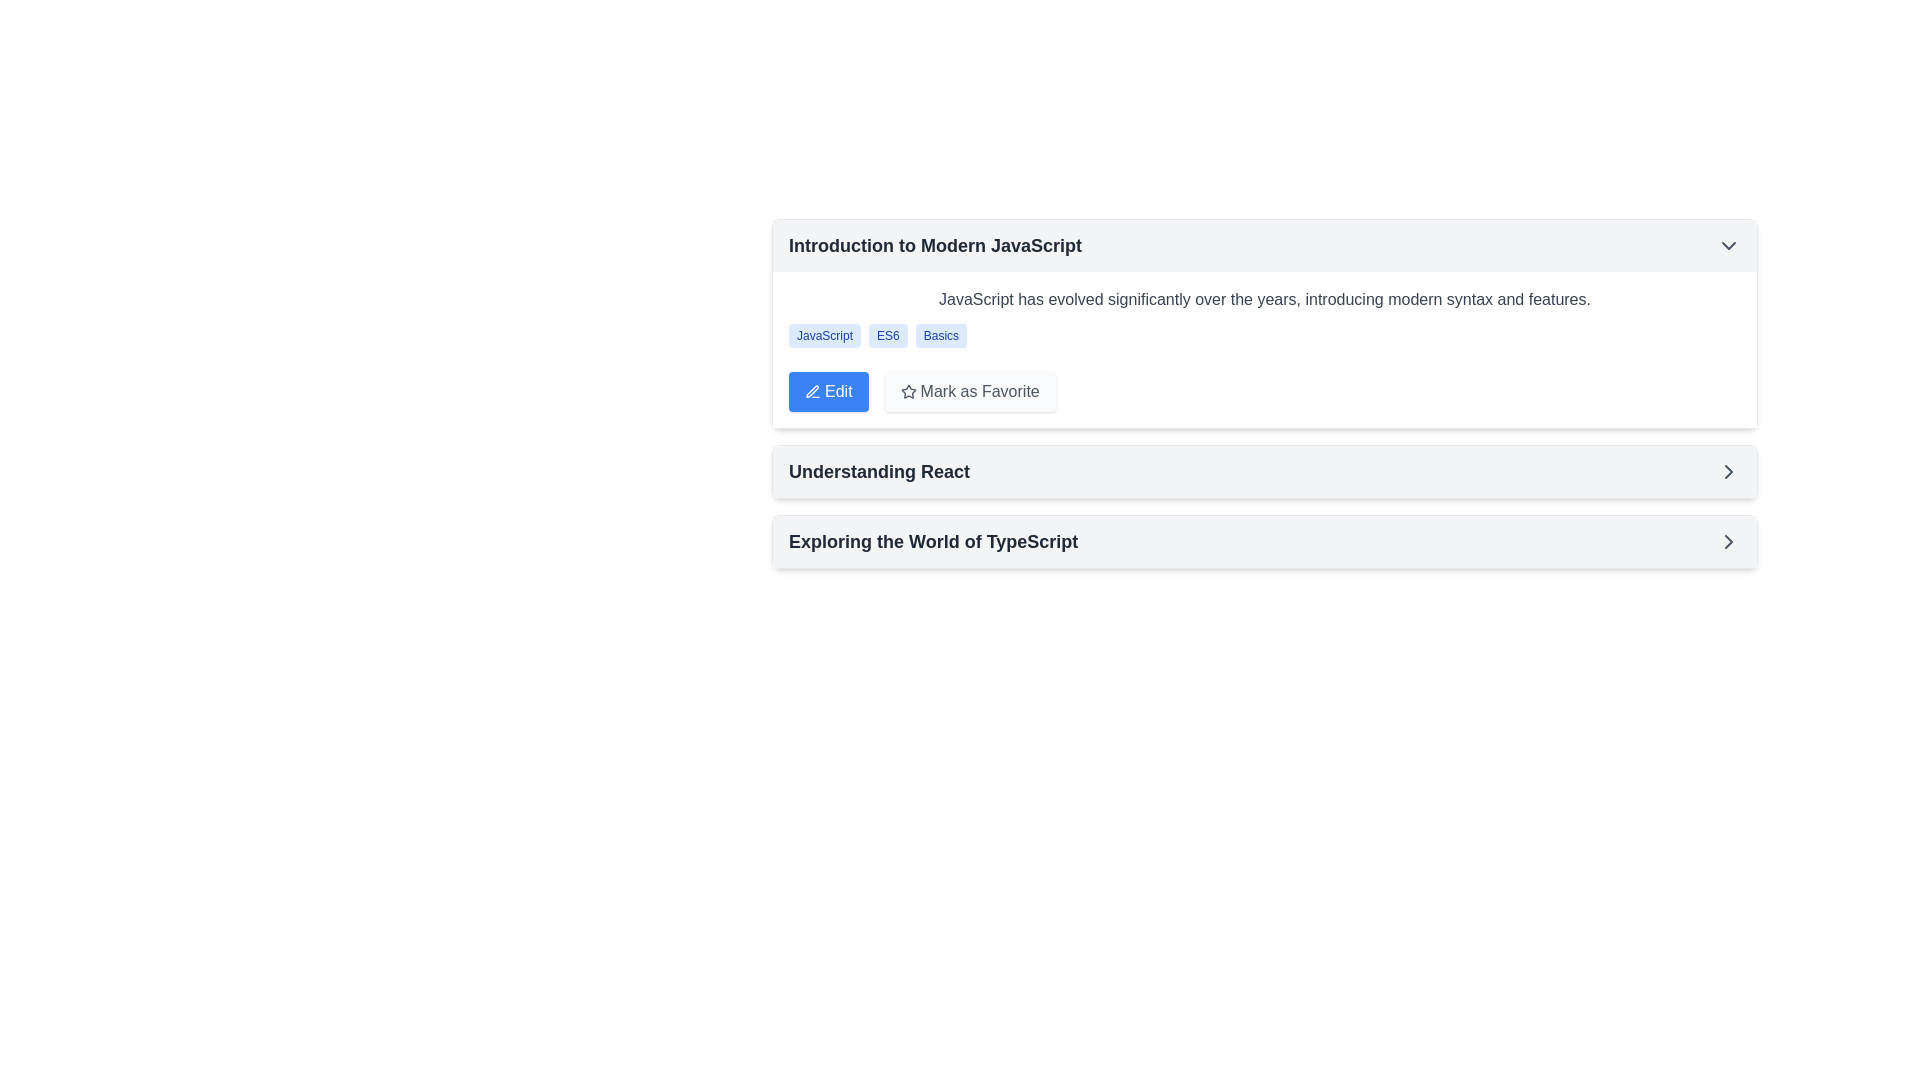 This screenshot has height=1080, width=1920. I want to click on the right-facing chevron icon indicating navigation or expansion functionality, which is located at the far right of the 'Exploring the World of TypeScript' list item, so click(1727, 542).